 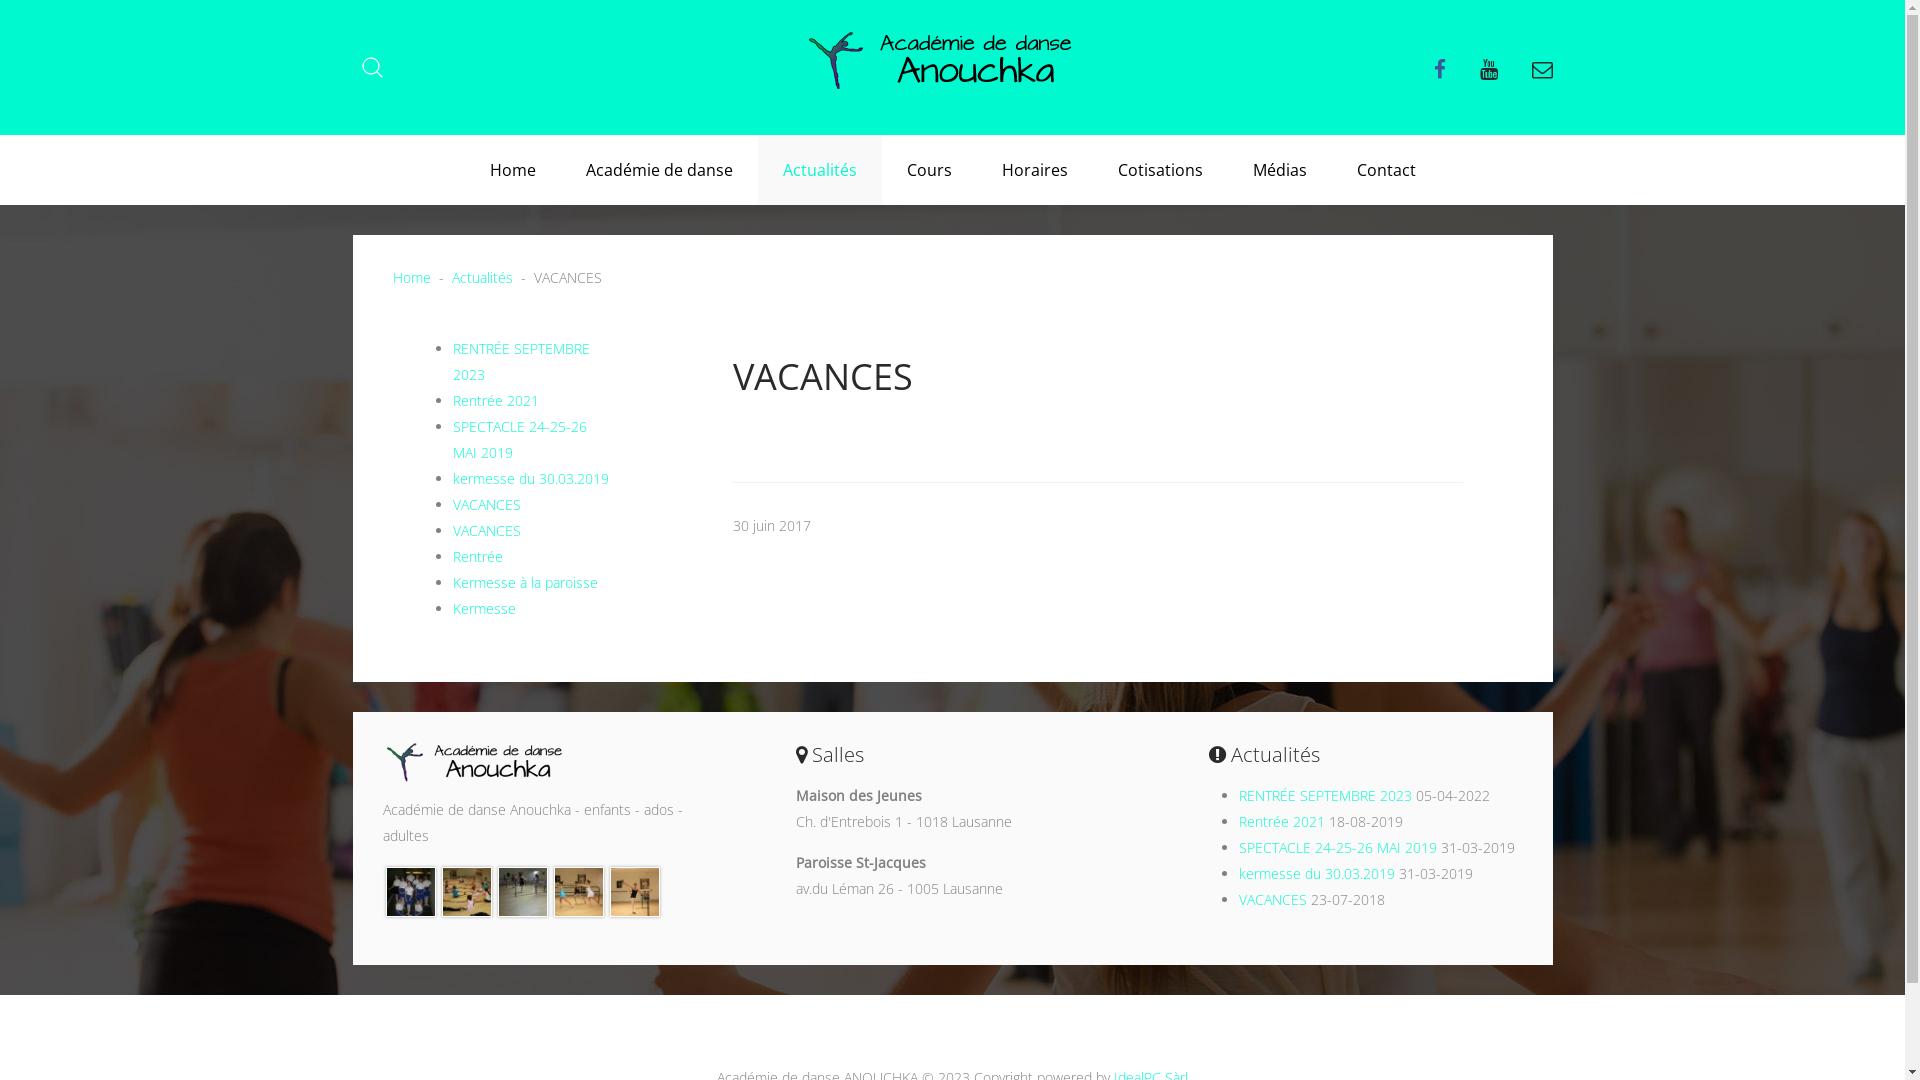 What do you see at coordinates (485, 529) in the screenshot?
I see `'VACANCES'` at bounding box center [485, 529].